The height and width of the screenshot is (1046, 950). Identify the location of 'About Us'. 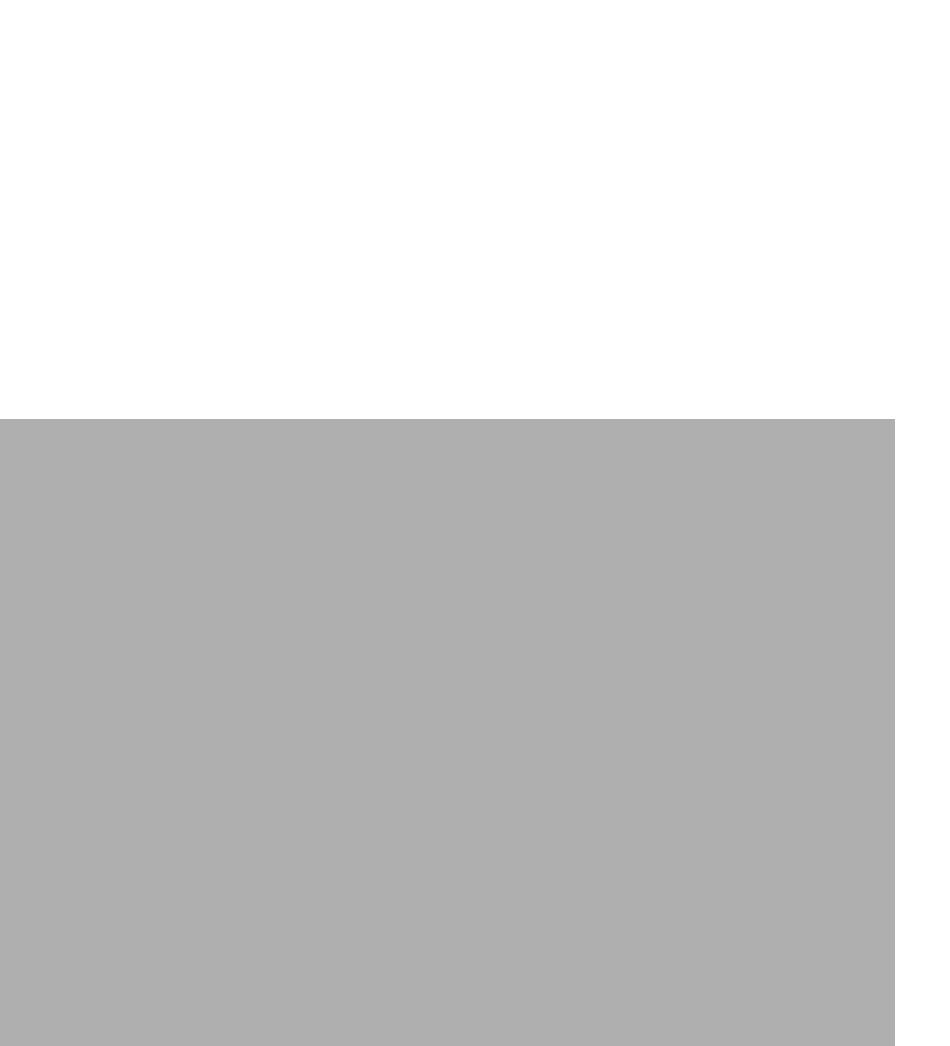
(170, 496).